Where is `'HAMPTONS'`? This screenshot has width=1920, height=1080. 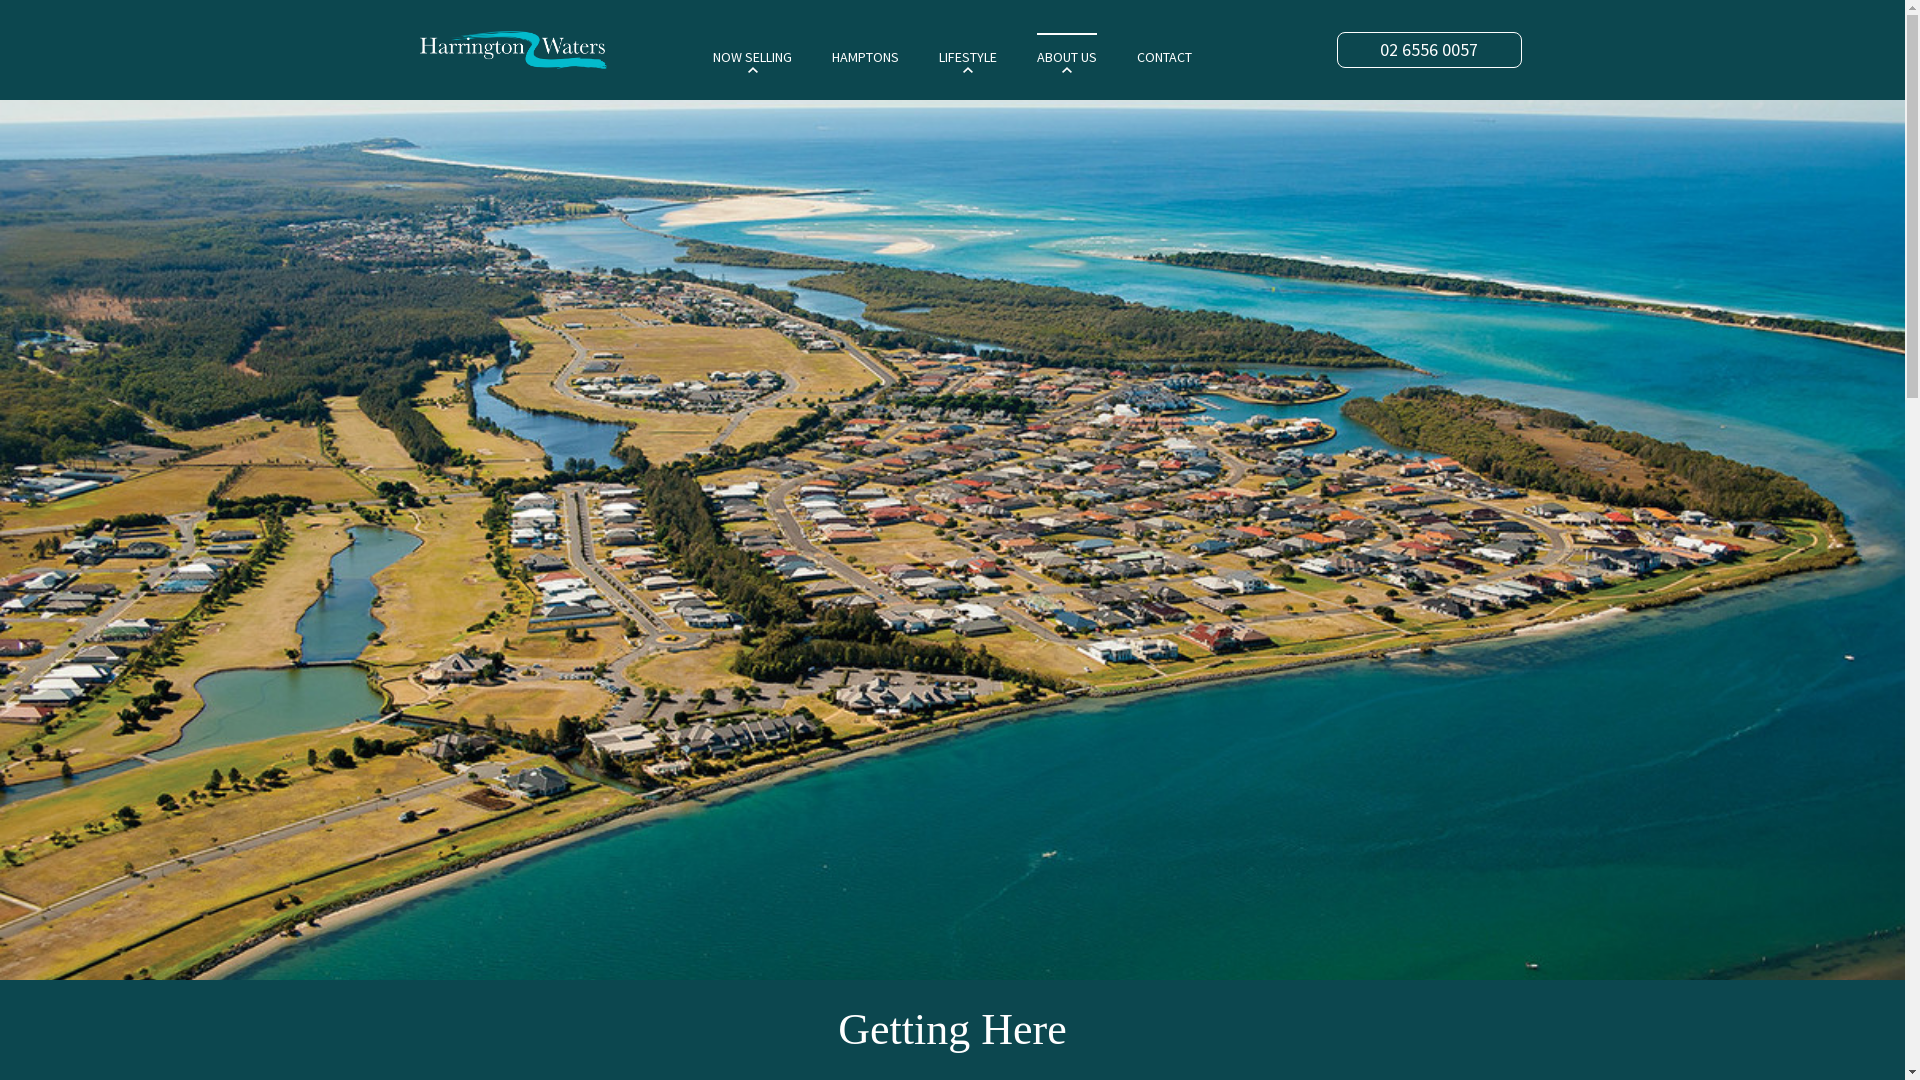
'HAMPTONS' is located at coordinates (865, 55).